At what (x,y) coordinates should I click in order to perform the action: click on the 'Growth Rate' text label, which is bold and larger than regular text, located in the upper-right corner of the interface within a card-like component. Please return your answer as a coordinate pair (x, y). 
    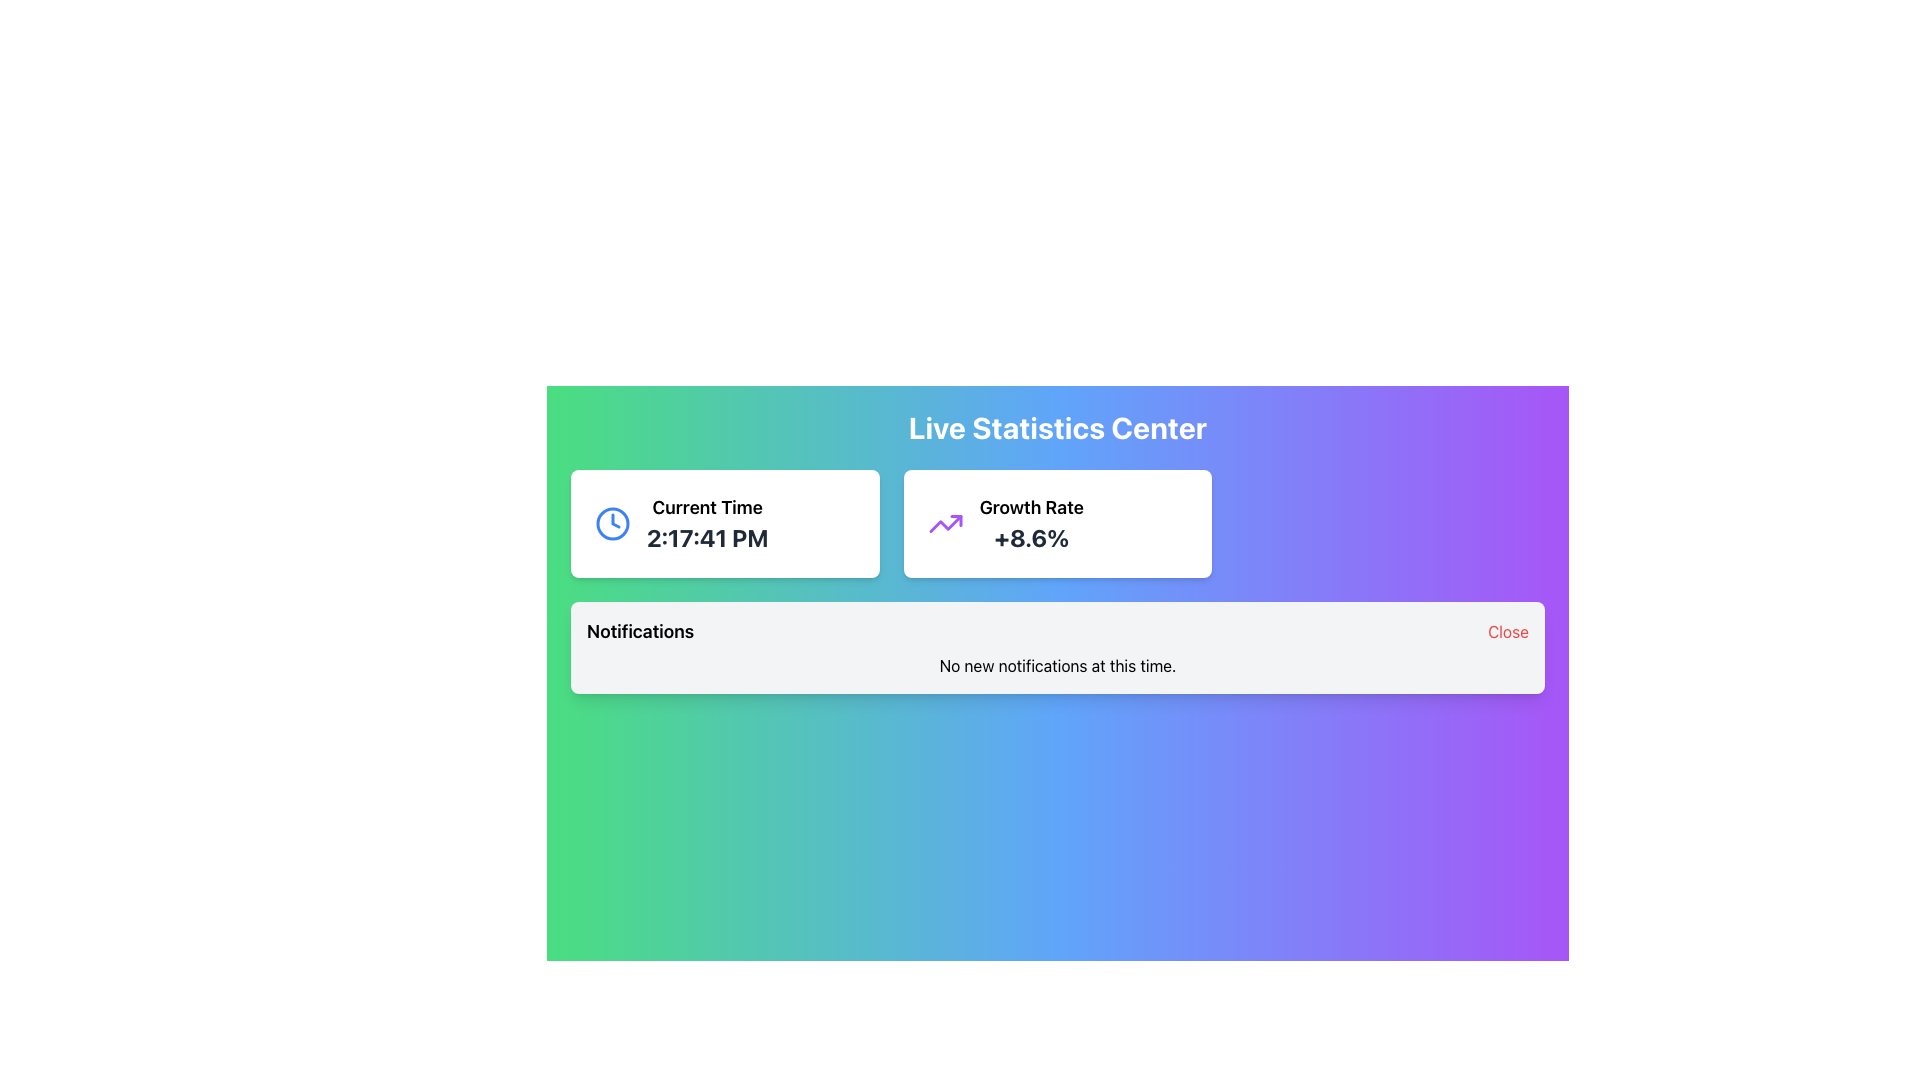
    Looking at the image, I should click on (1031, 507).